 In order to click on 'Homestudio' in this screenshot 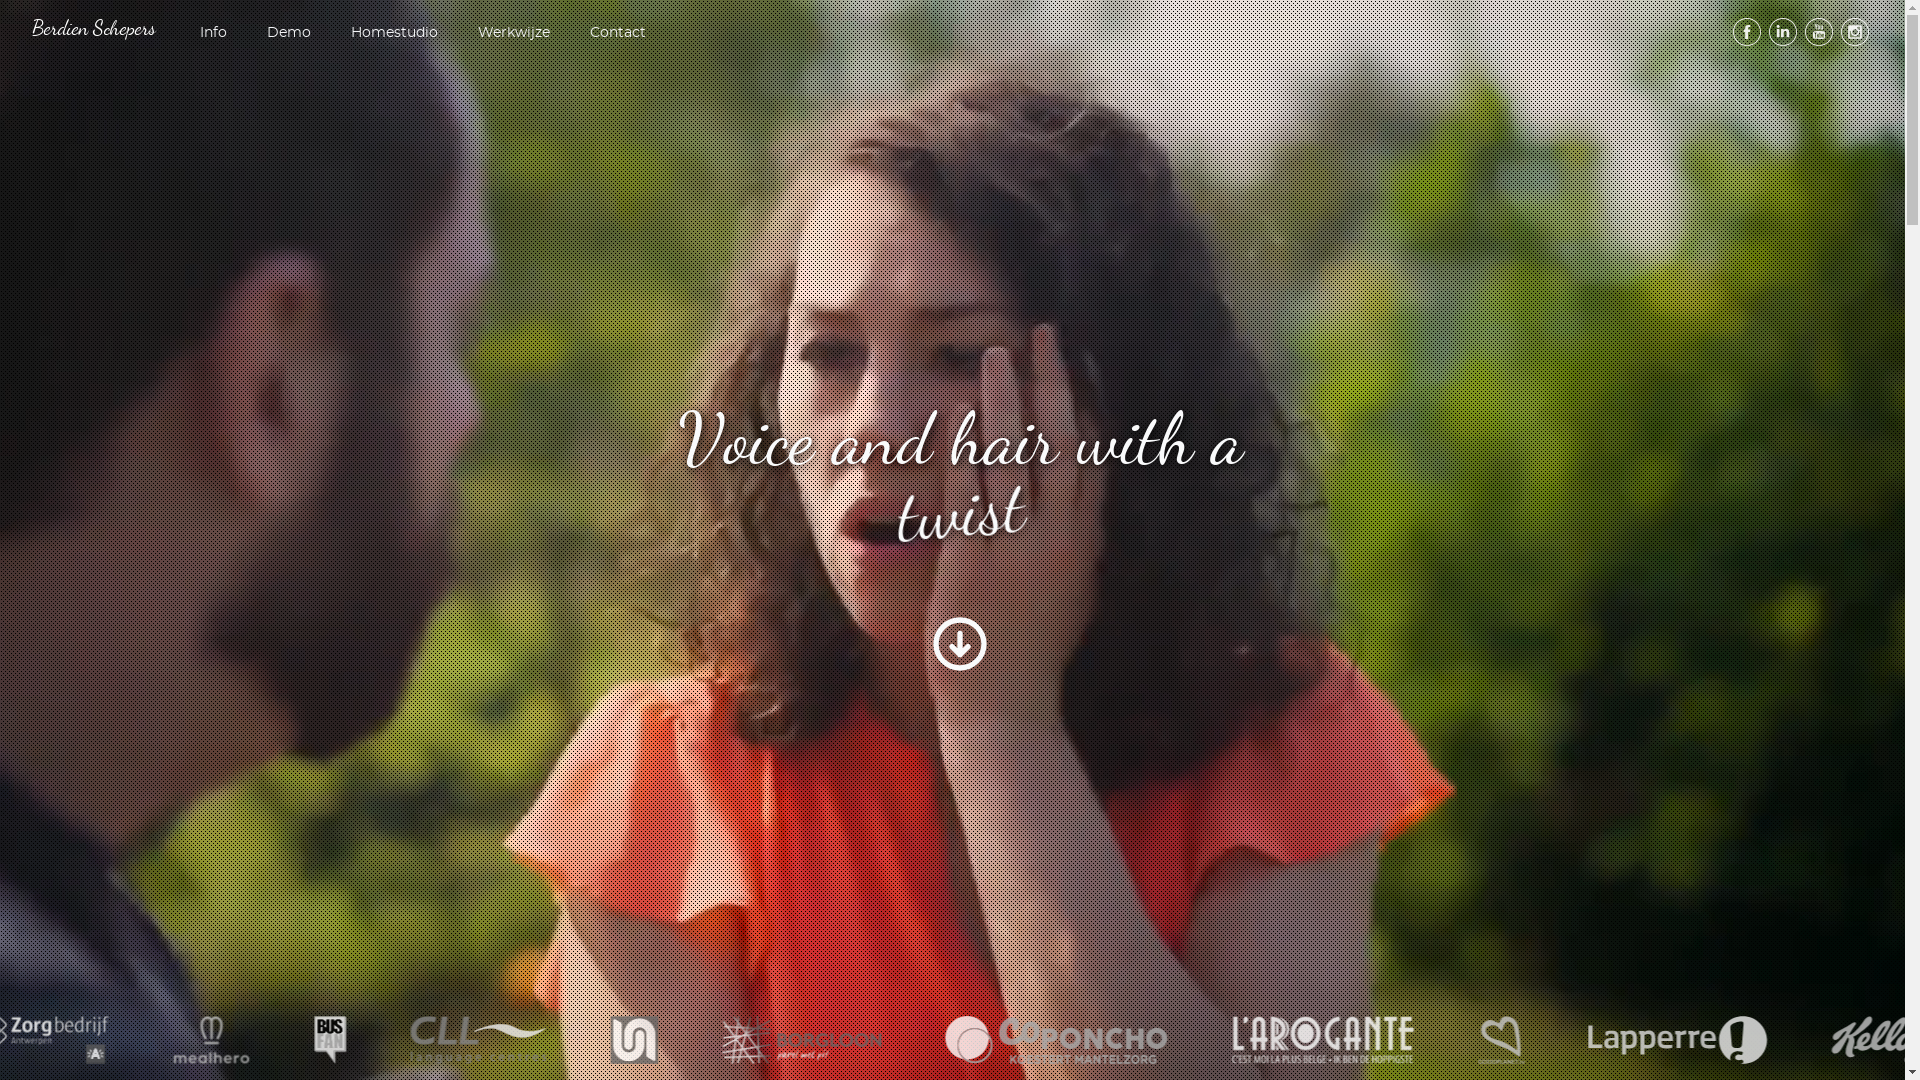, I will do `click(394, 31)`.